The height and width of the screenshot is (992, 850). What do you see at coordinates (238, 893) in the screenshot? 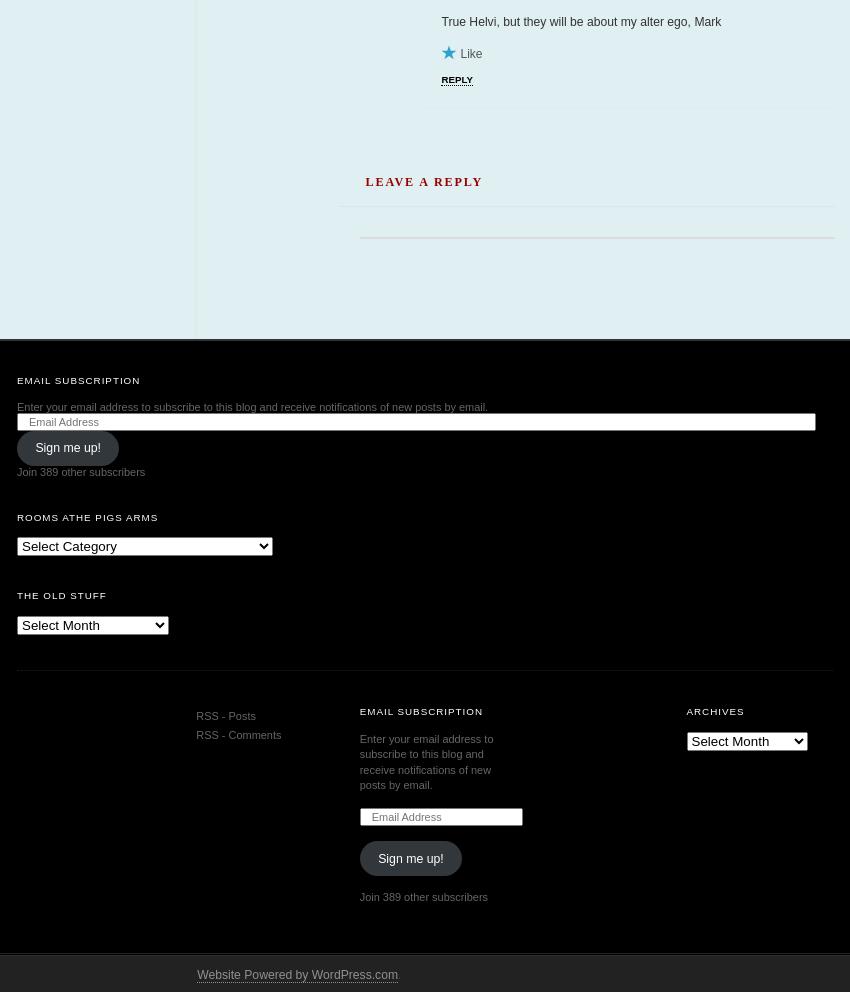
I see `'RSS - Comments'` at bounding box center [238, 893].